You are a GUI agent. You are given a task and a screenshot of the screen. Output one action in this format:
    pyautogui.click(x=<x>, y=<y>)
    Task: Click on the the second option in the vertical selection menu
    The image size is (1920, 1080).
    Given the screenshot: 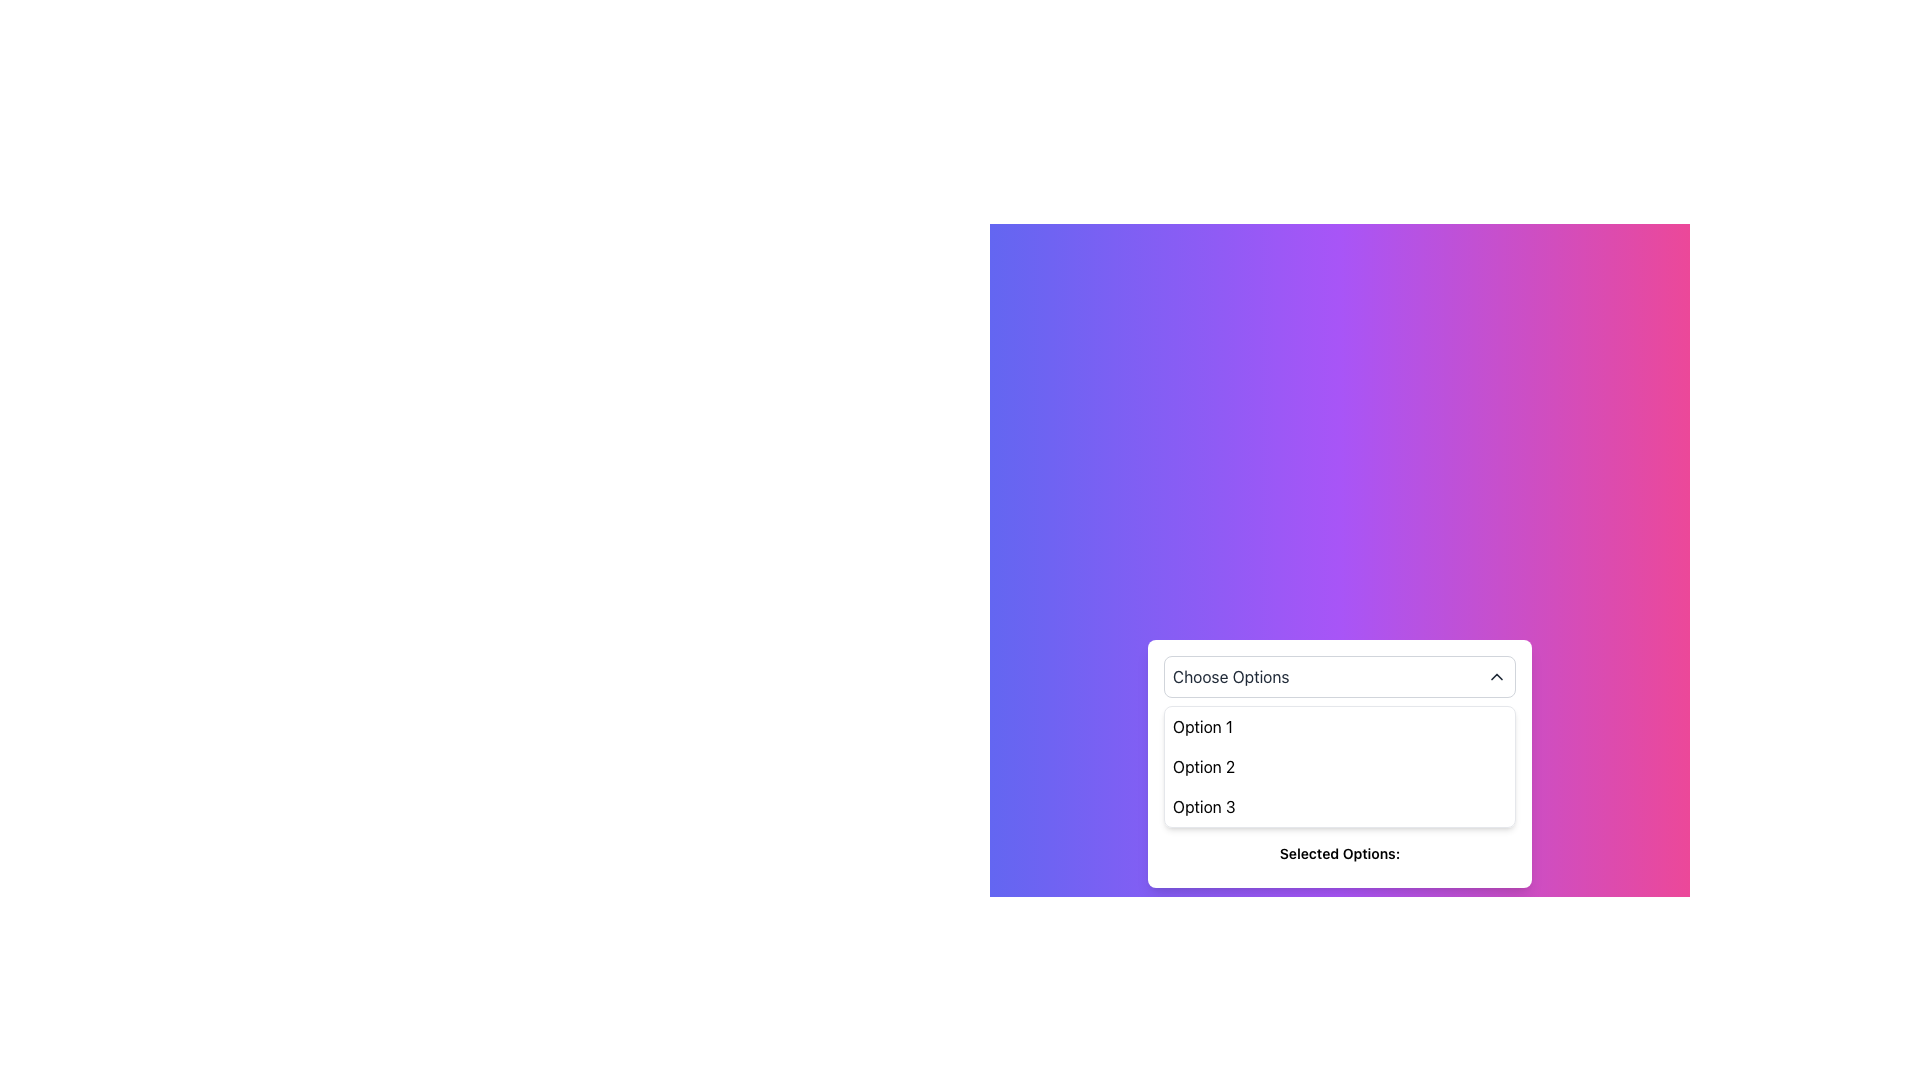 What is the action you would take?
    pyautogui.click(x=1339, y=766)
    